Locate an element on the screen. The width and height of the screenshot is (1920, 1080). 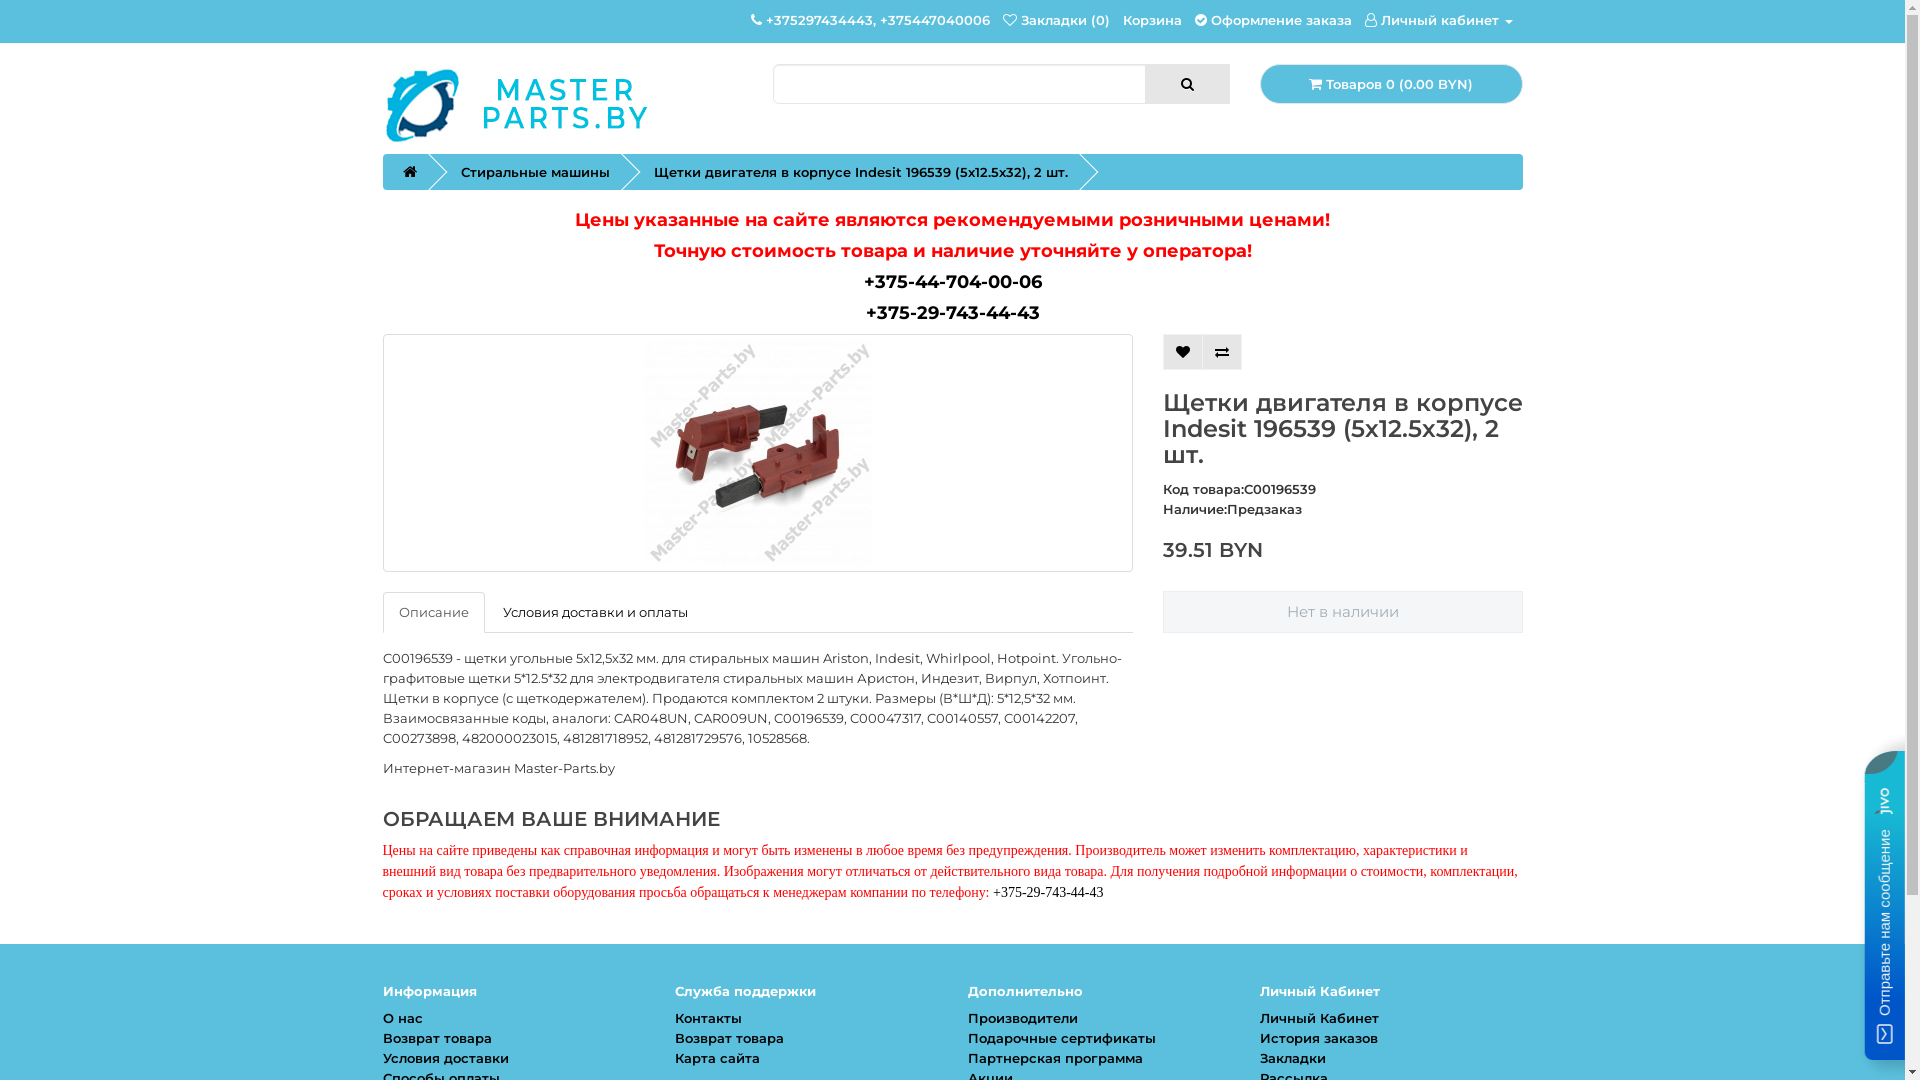
'+375-29-743-44-43' is located at coordinates (1047, 891).